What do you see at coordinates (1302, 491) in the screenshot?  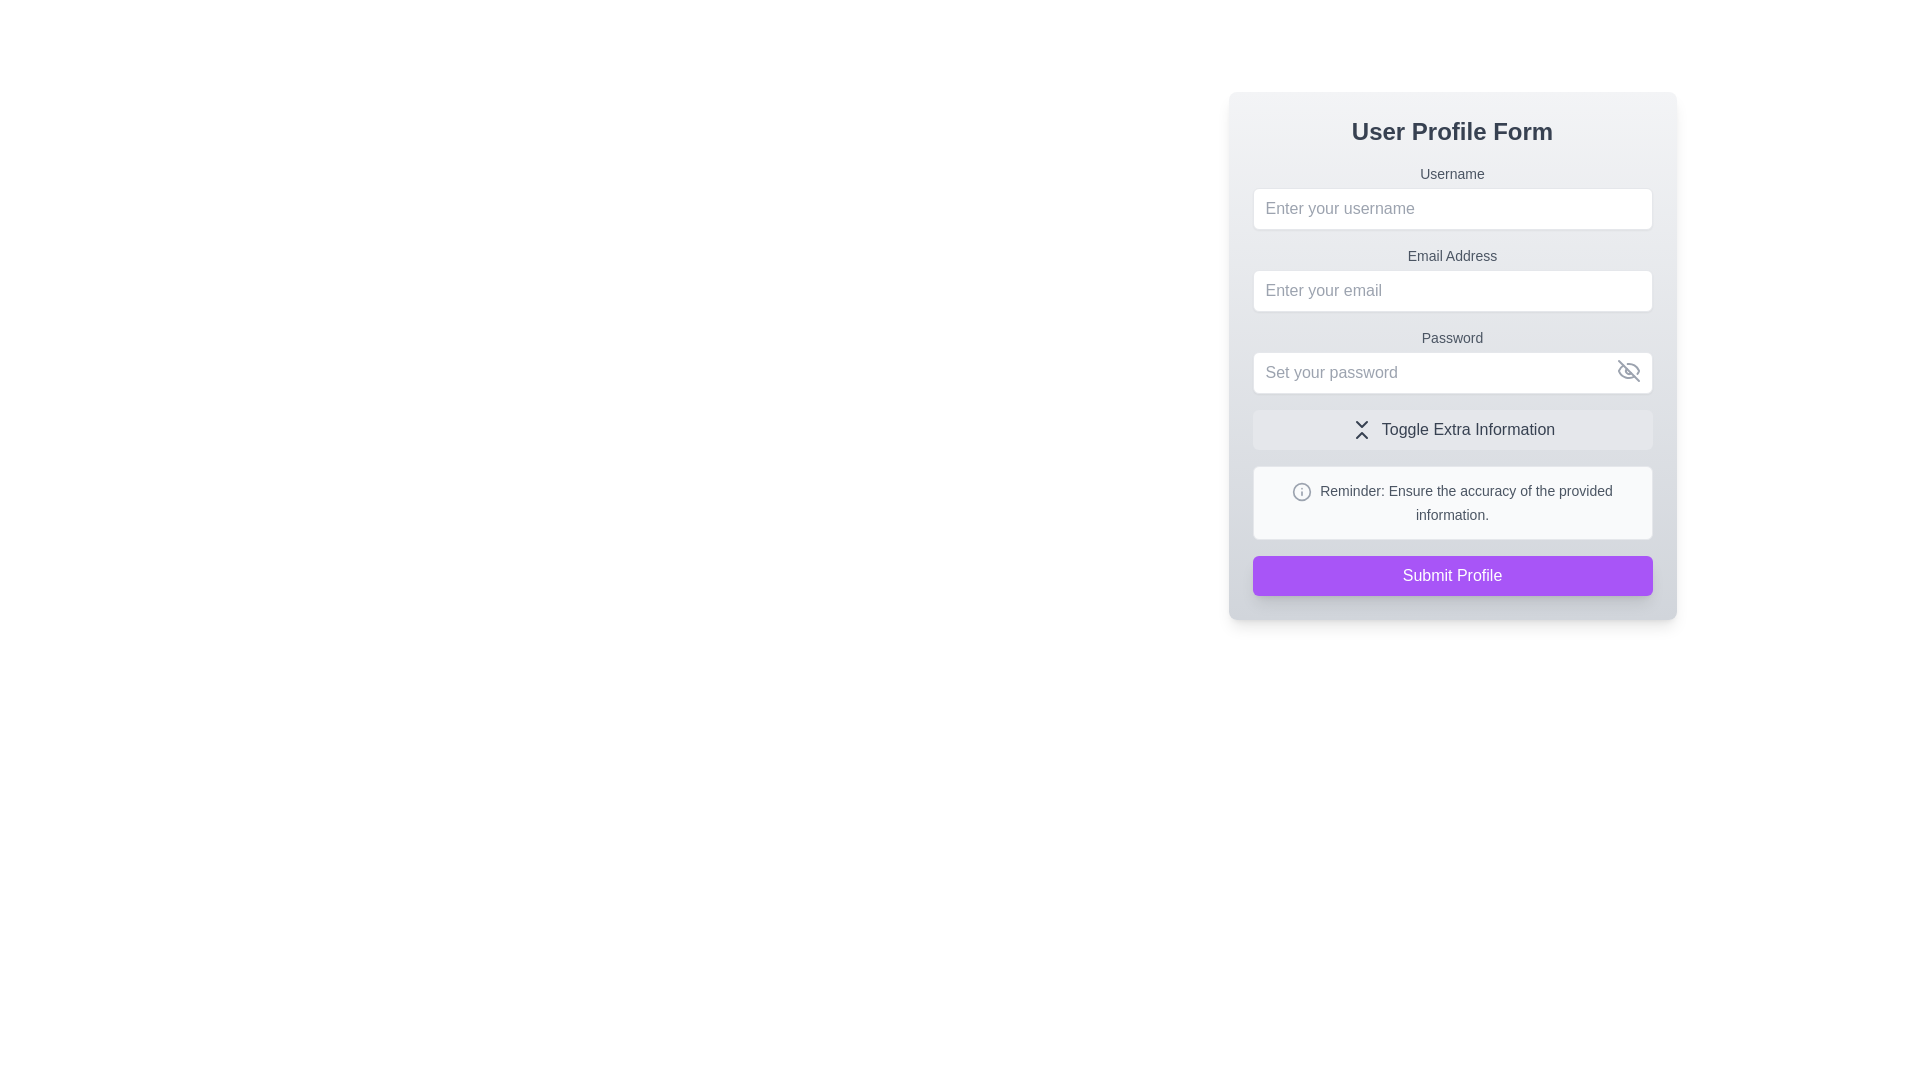 I see `the info icon, which is a gray circular icon with an info symbol inside, located next to the reminder text 'Ensure the accuracy of the provided information.'` at bounding box center [1302, 491].